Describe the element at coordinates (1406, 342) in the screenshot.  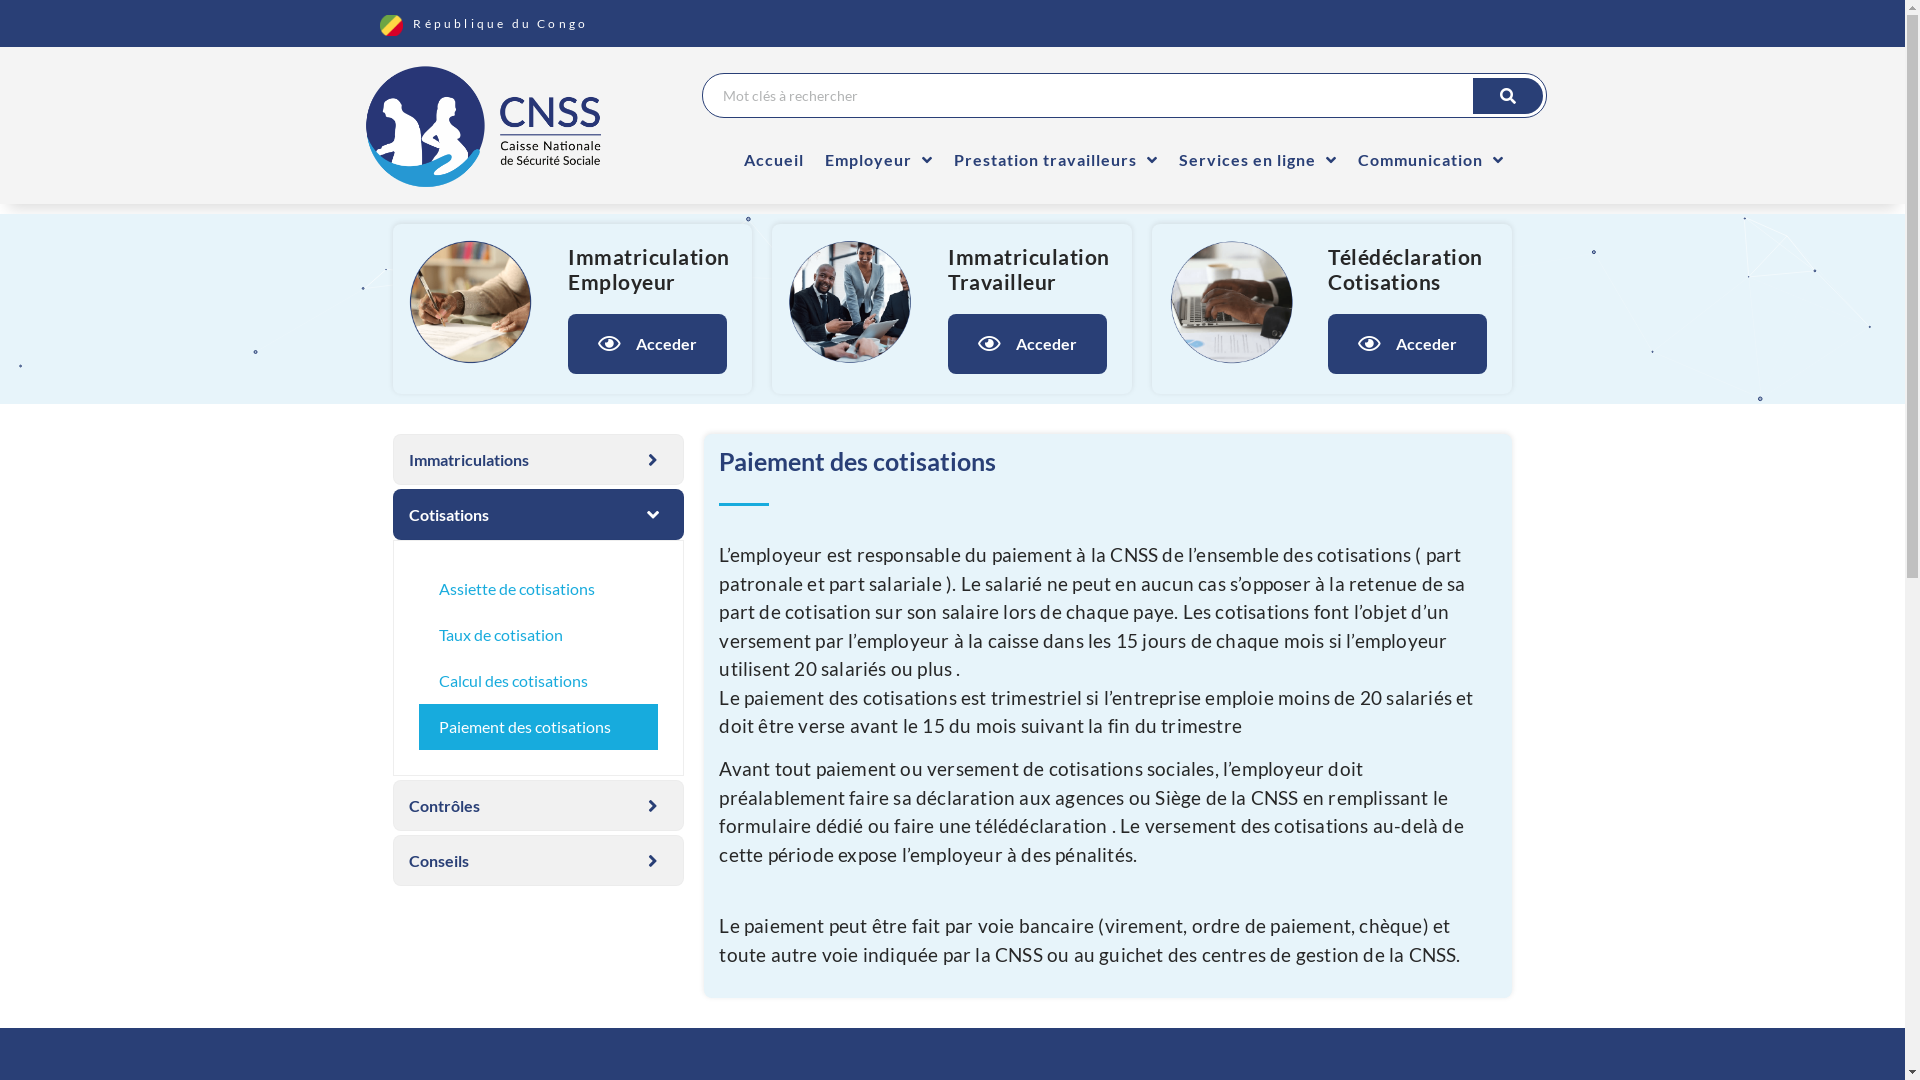
I see `'Acceder'` at that location.